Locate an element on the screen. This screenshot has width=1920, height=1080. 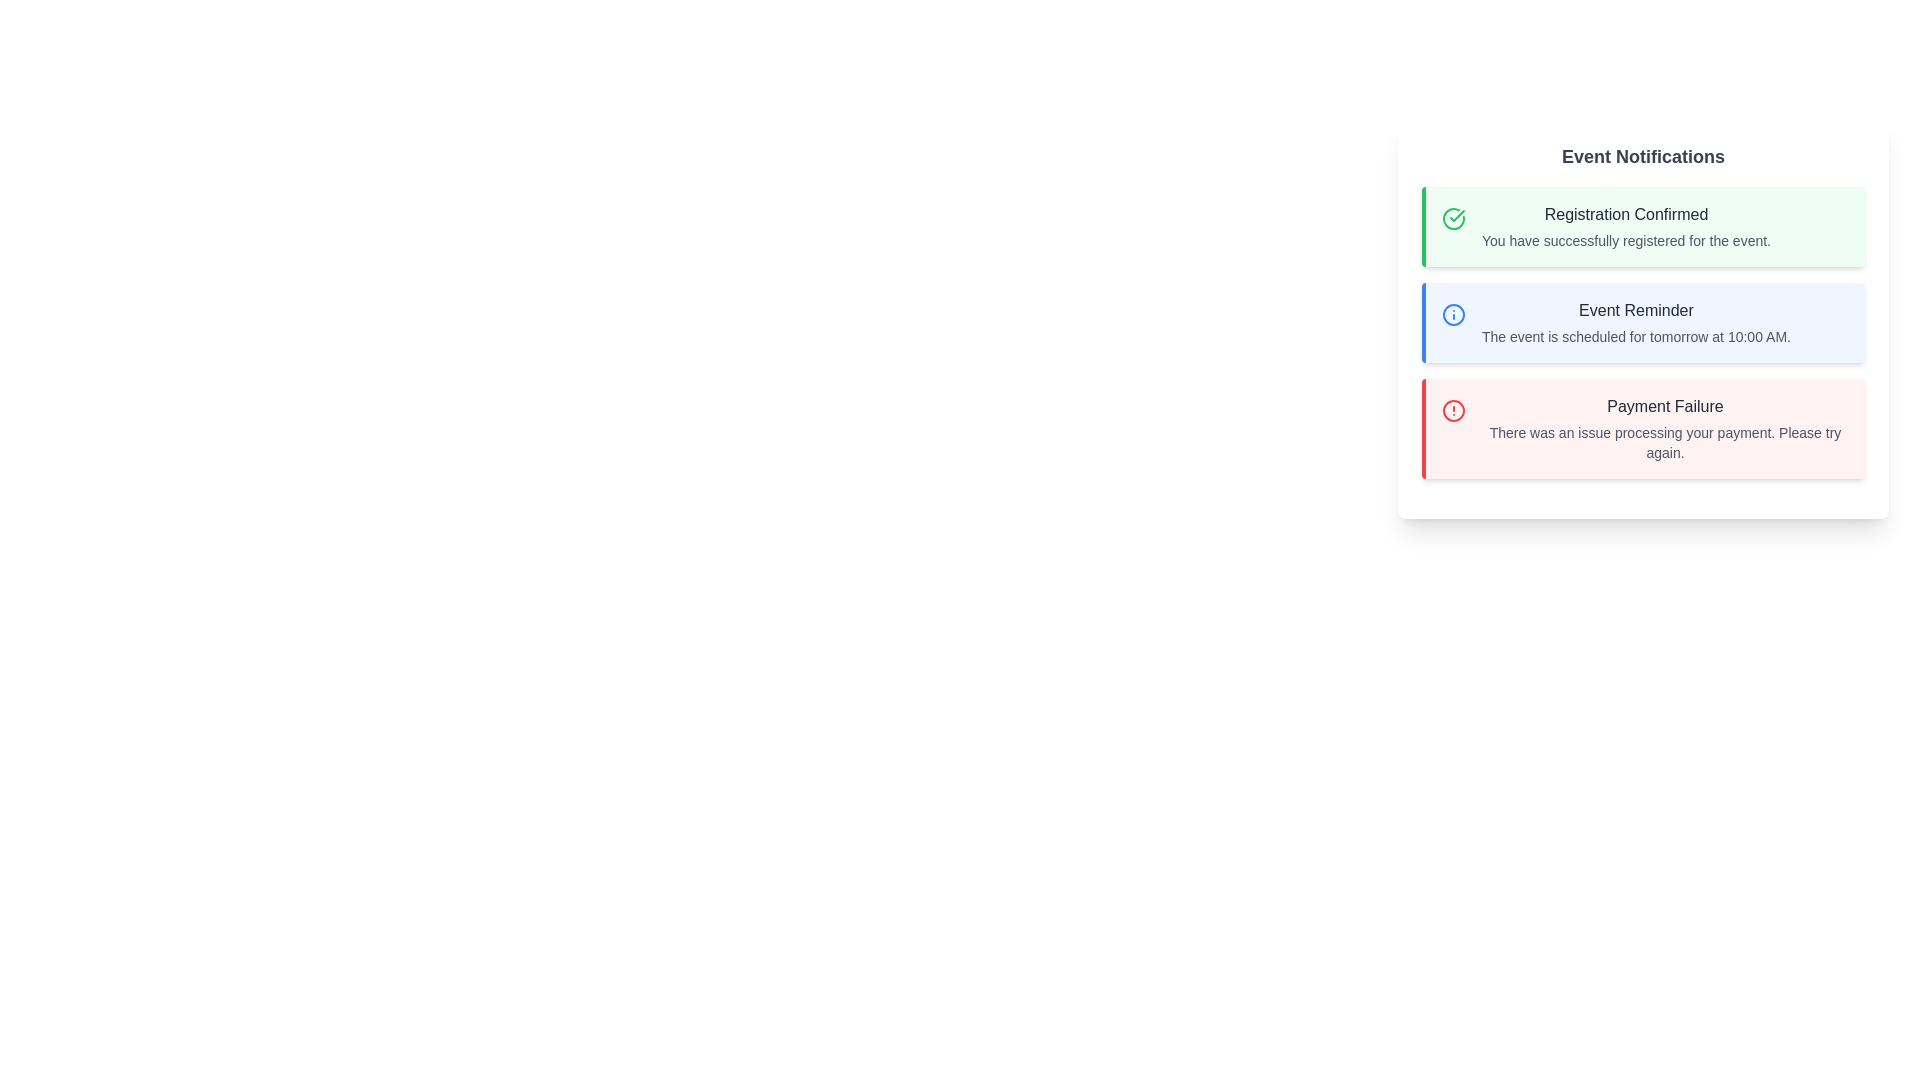
the confirmation message text label indicating successful registration, located at the top section of the green-background notification card on the Event Notifications interface is located at coordinates (1626, 215).